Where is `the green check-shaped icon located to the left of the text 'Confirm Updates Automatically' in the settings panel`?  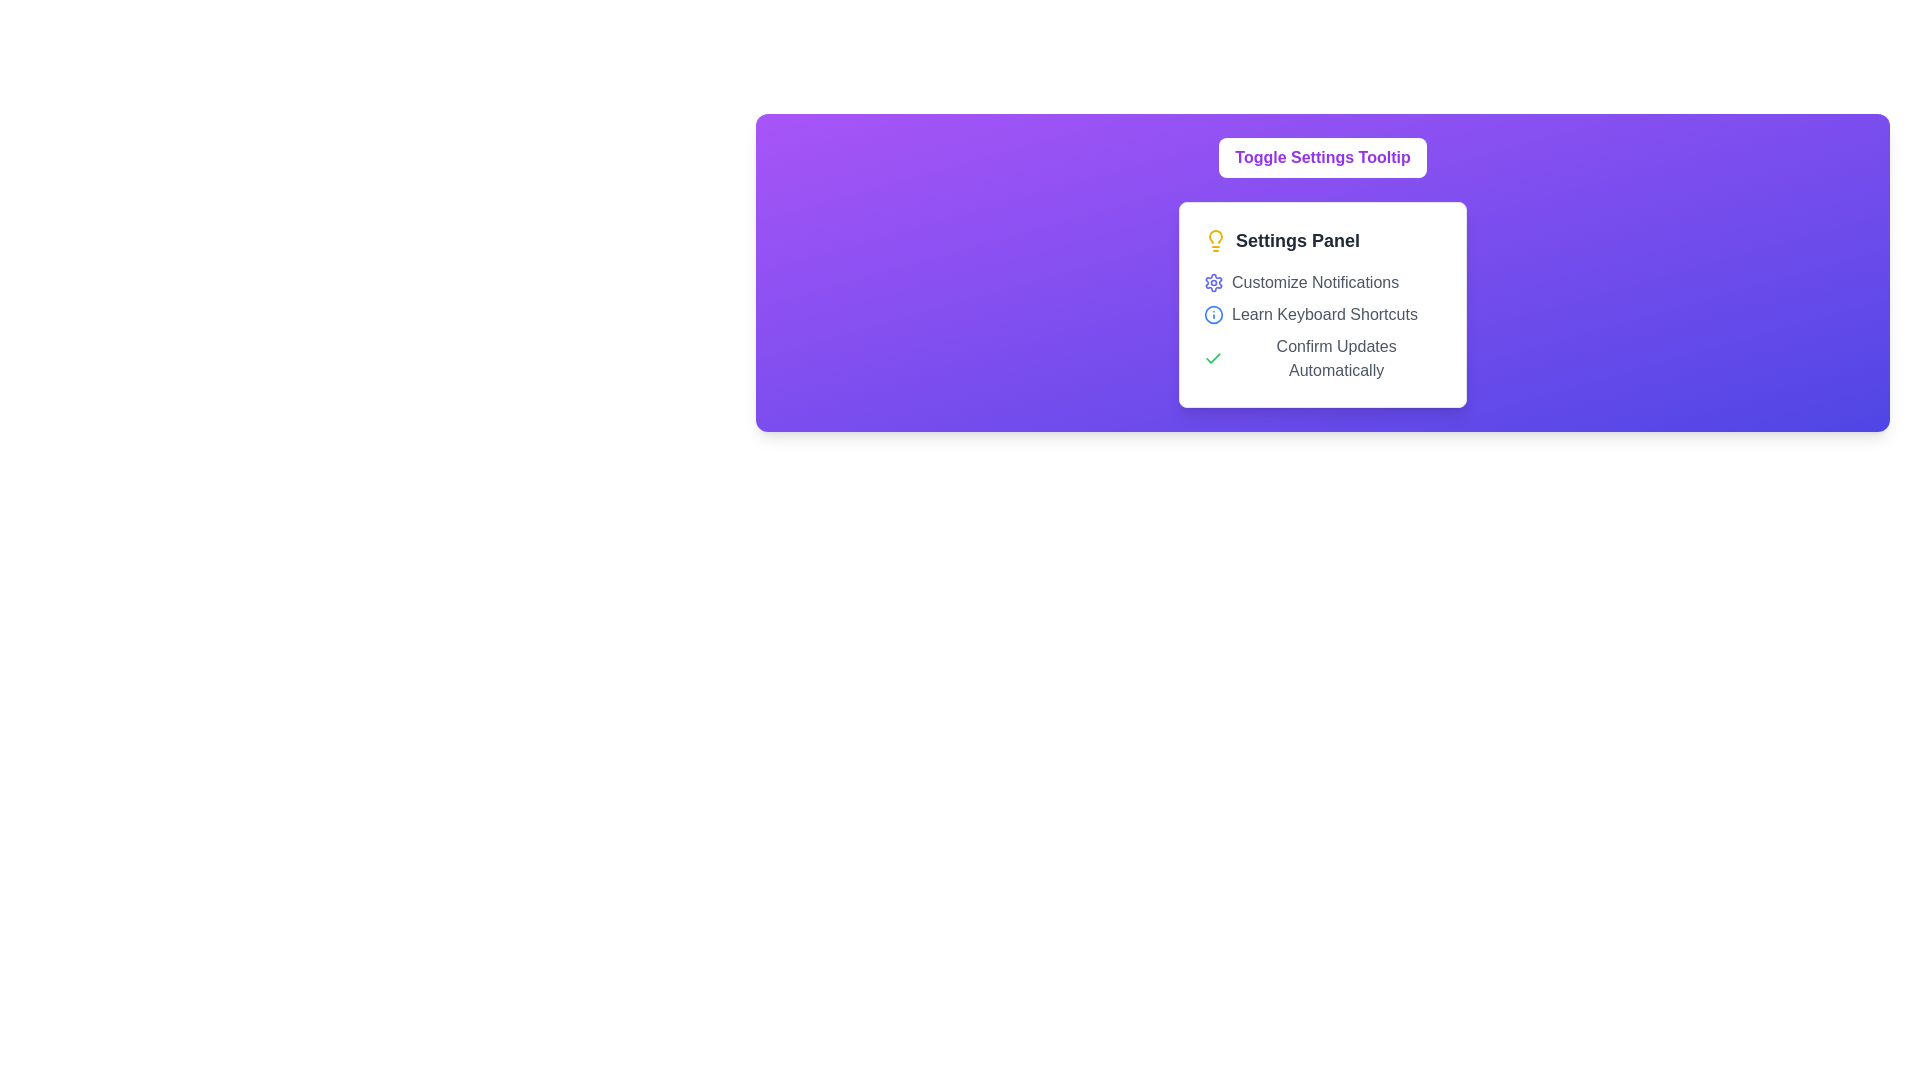 the green check-shaped icon located to the left of the text 'Confirm Updates Automatically' in the settings panel is located at coordinates (1212, 357).